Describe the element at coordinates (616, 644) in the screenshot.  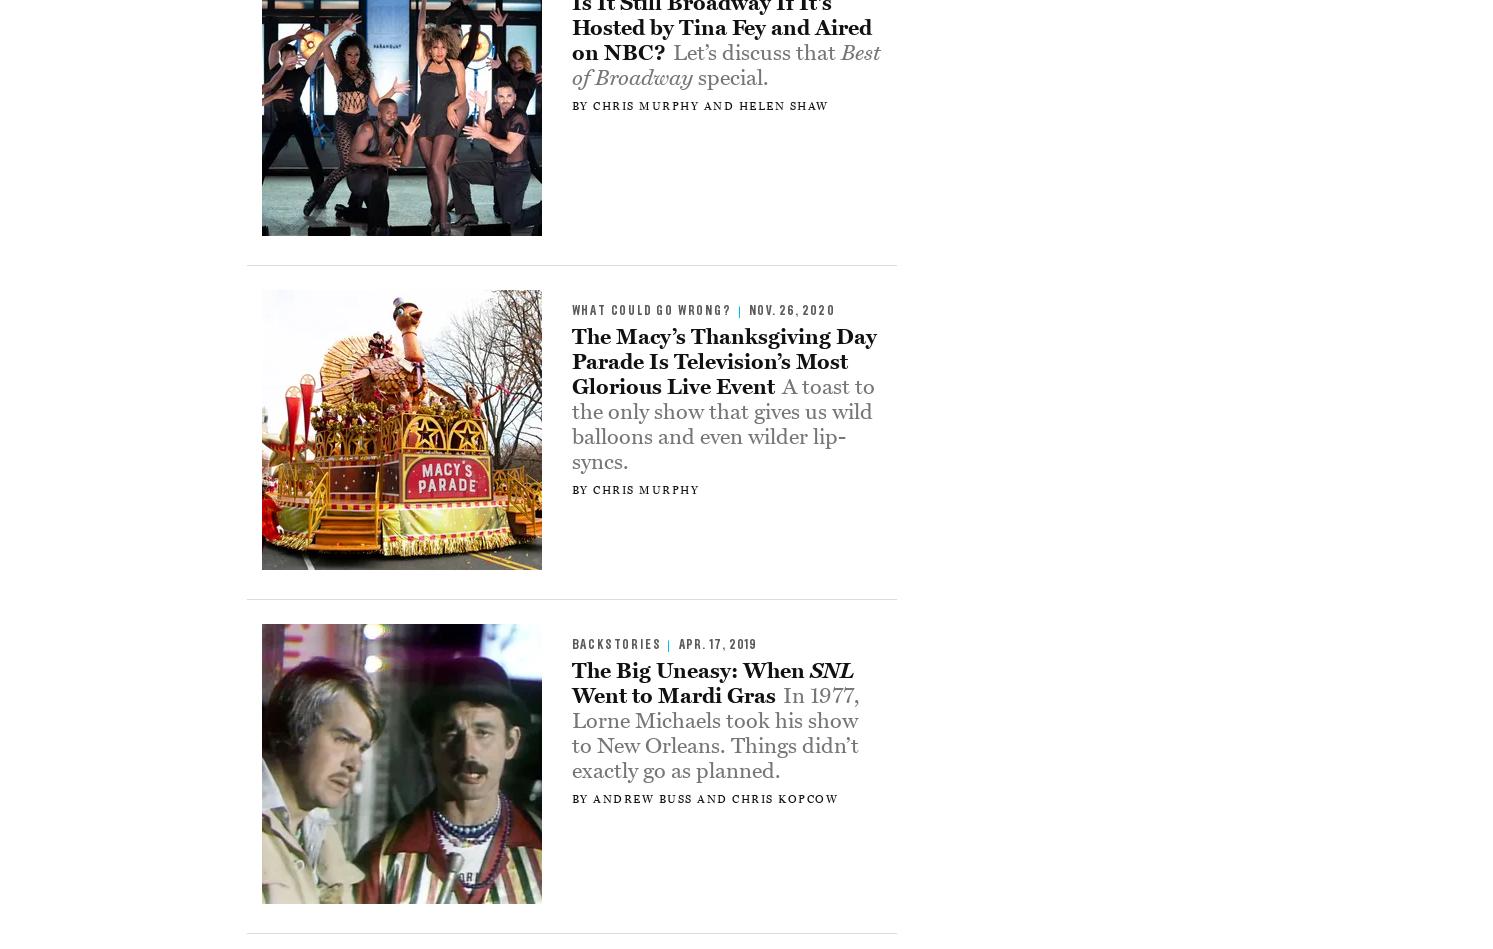
I see `'backstories'` at that location.